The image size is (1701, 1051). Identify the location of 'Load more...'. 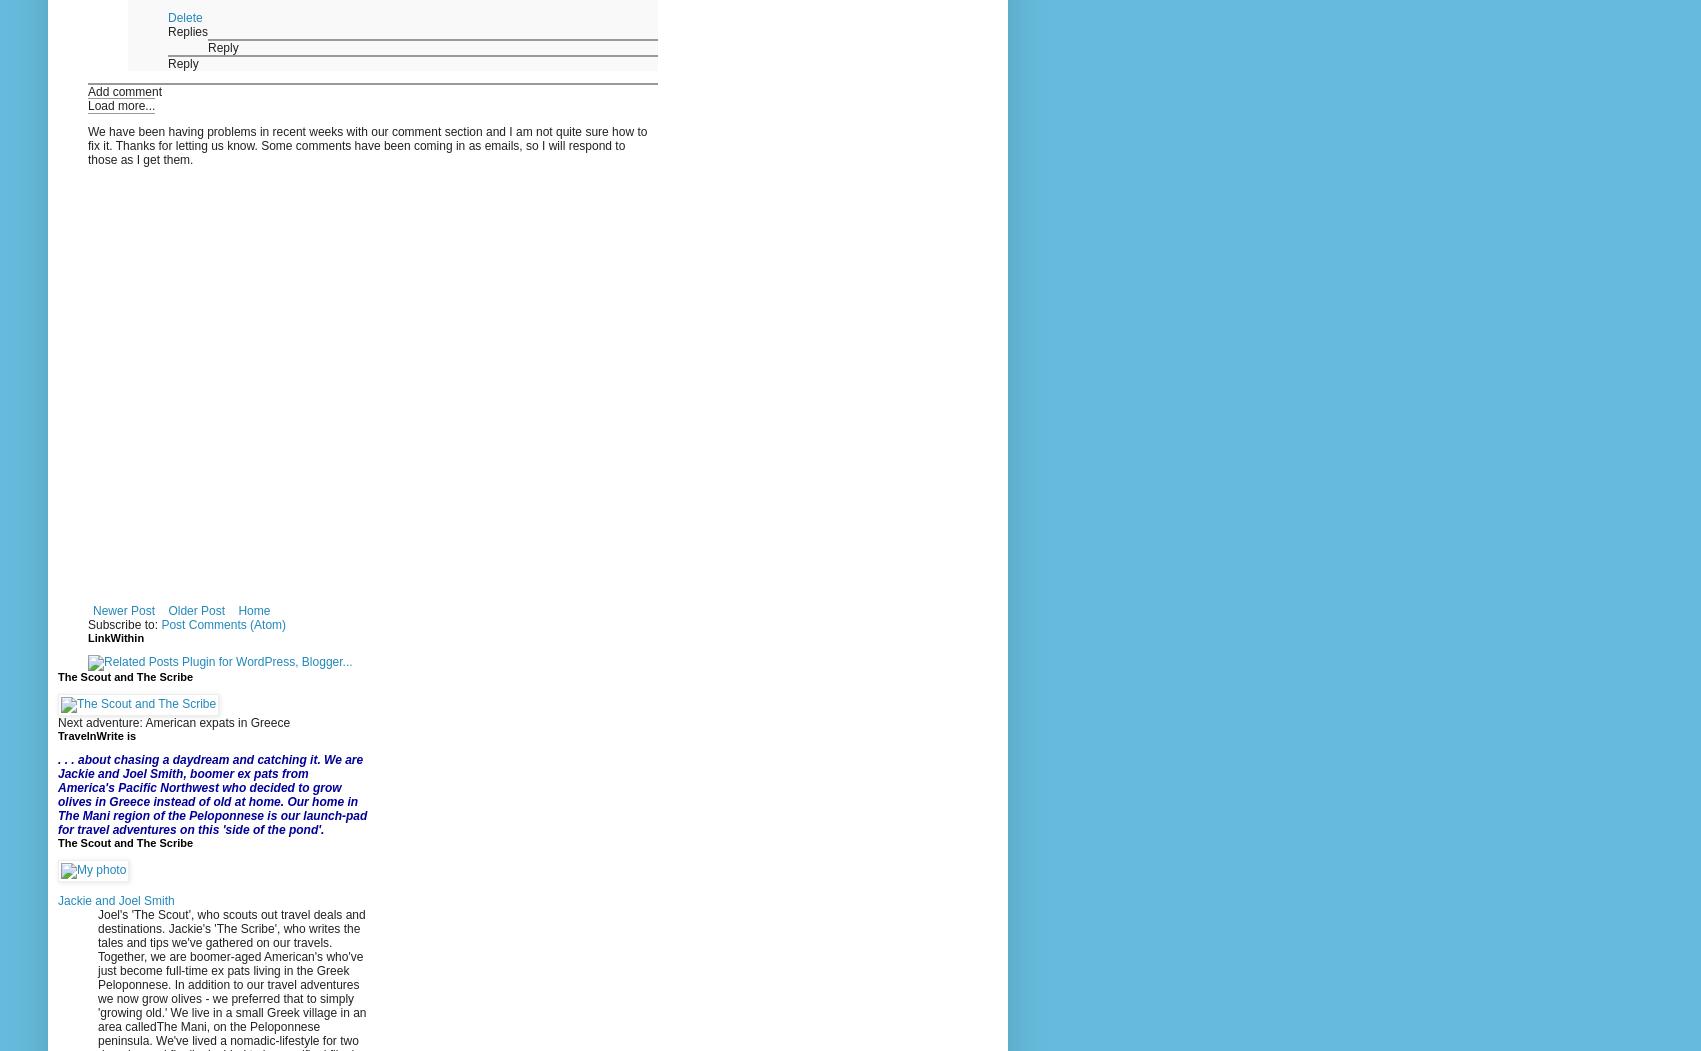
(121, 106).